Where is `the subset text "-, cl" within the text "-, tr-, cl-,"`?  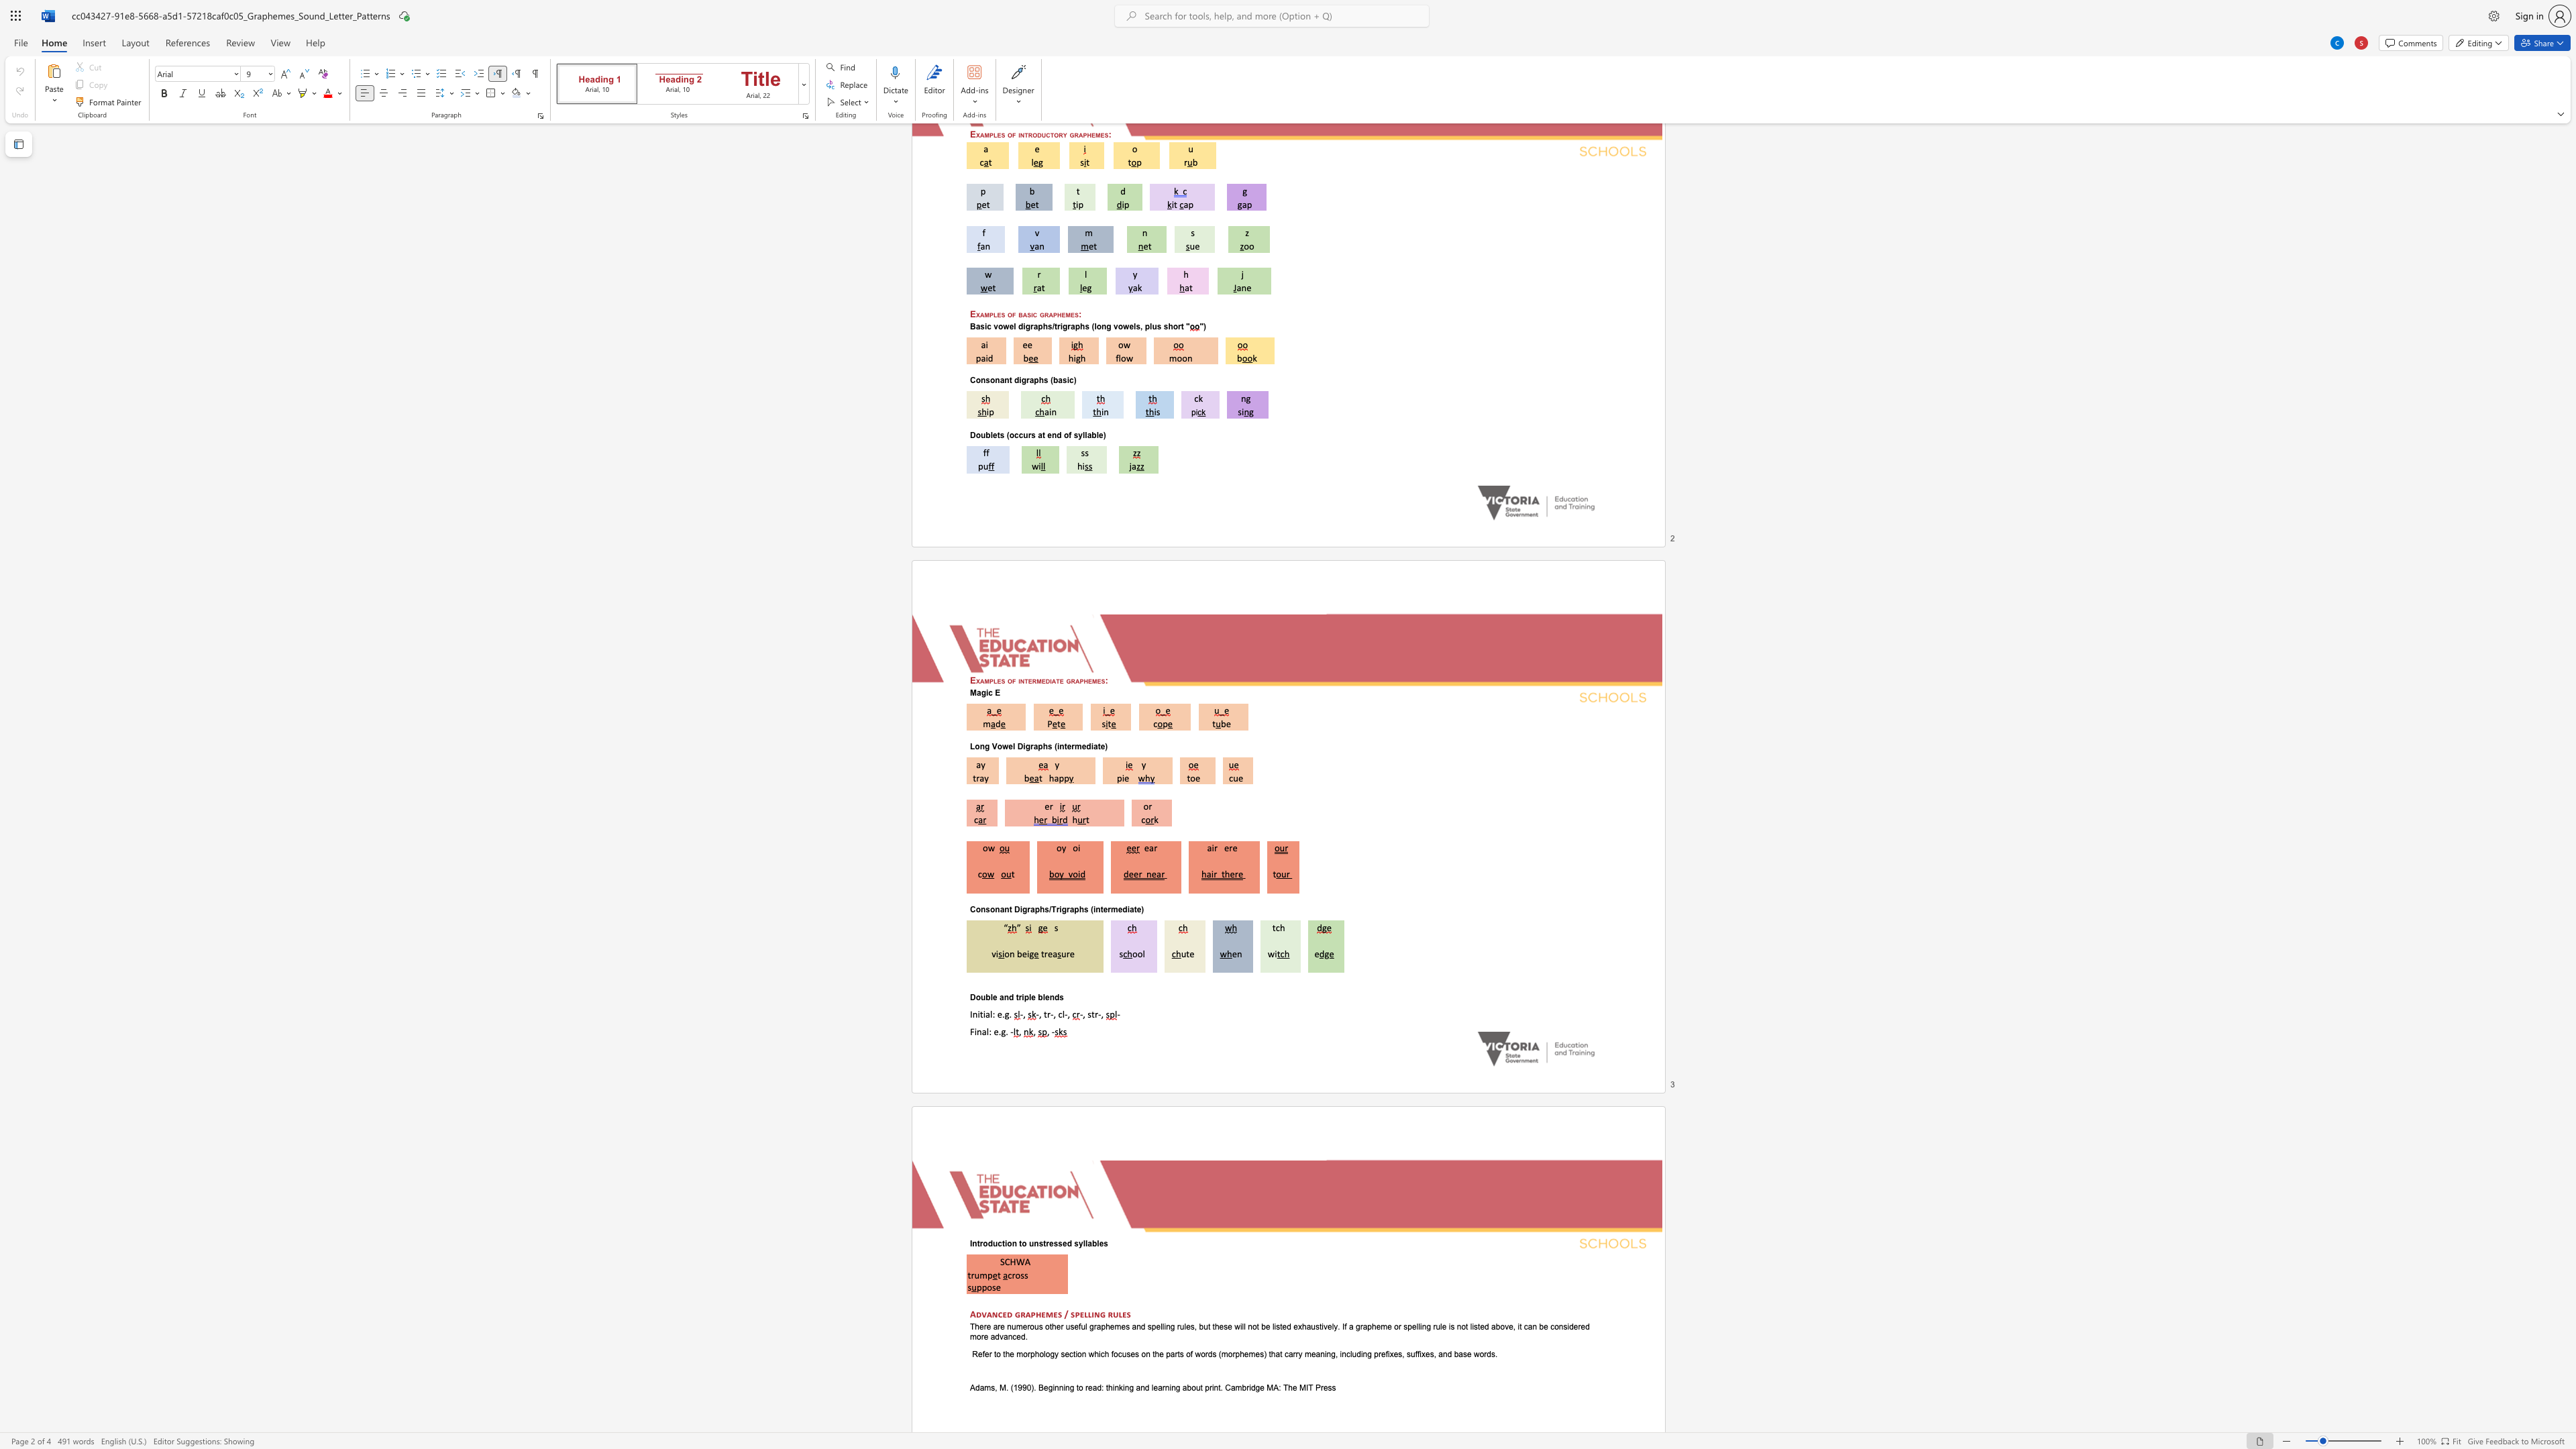
the subset text "-, cl" within the text "-, tr-, cl-," is located at coordinates (1049, 1013).